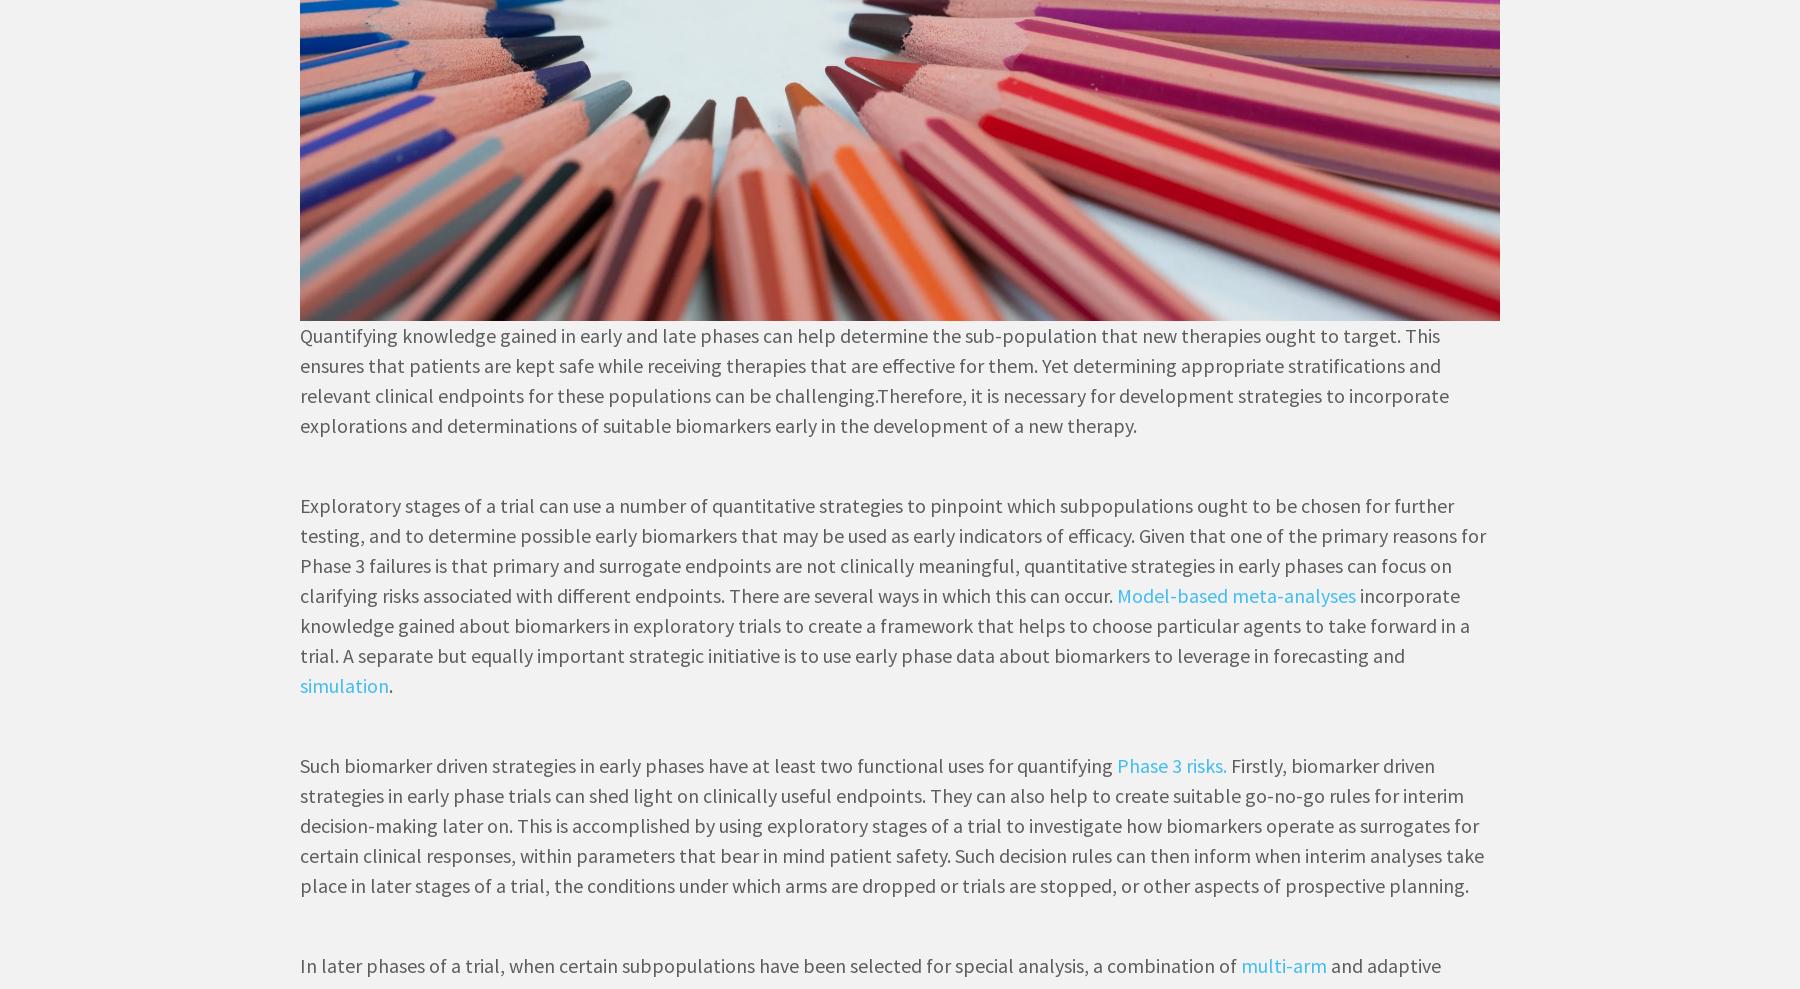 This screenshot has height=989, width=1800. Describe the element at coordinates (1235, 594) in the screenshot. I see `'Model-based meta-analyses'` at that location.